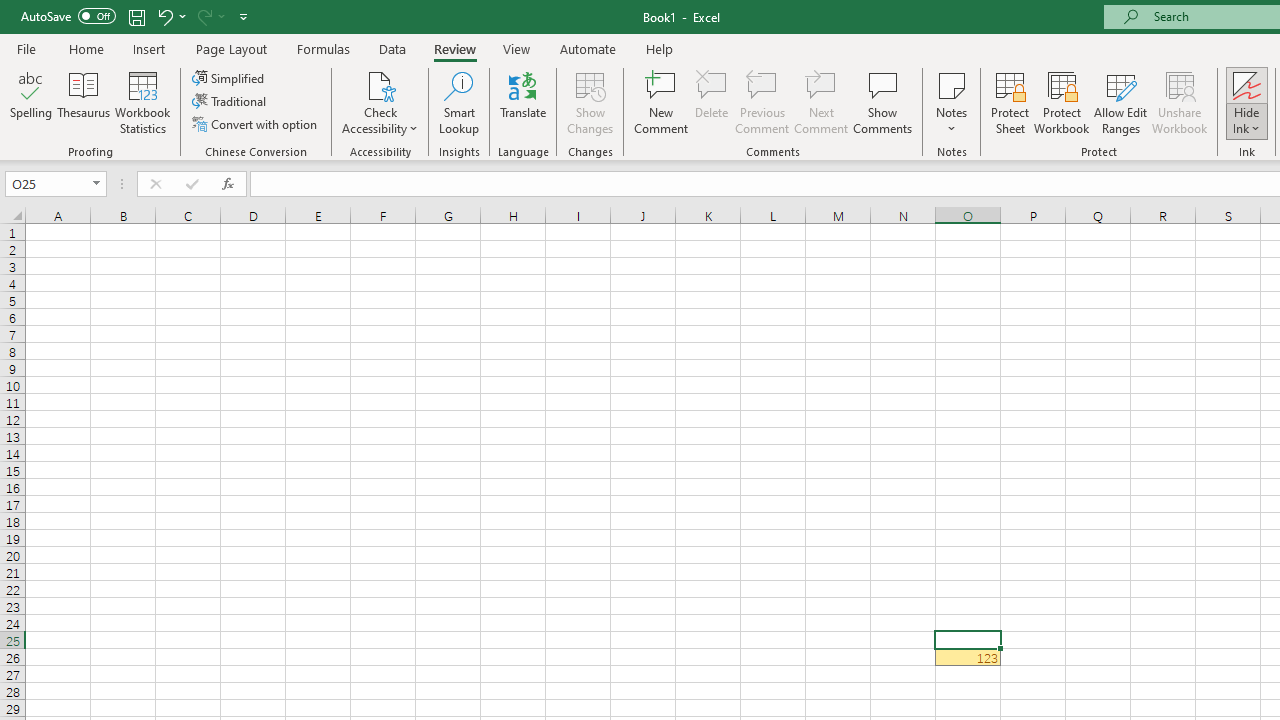  What do you see at coordinates (203, 16) in the screenshot?
I see `'Redo'` at bounding box center [203, 16].